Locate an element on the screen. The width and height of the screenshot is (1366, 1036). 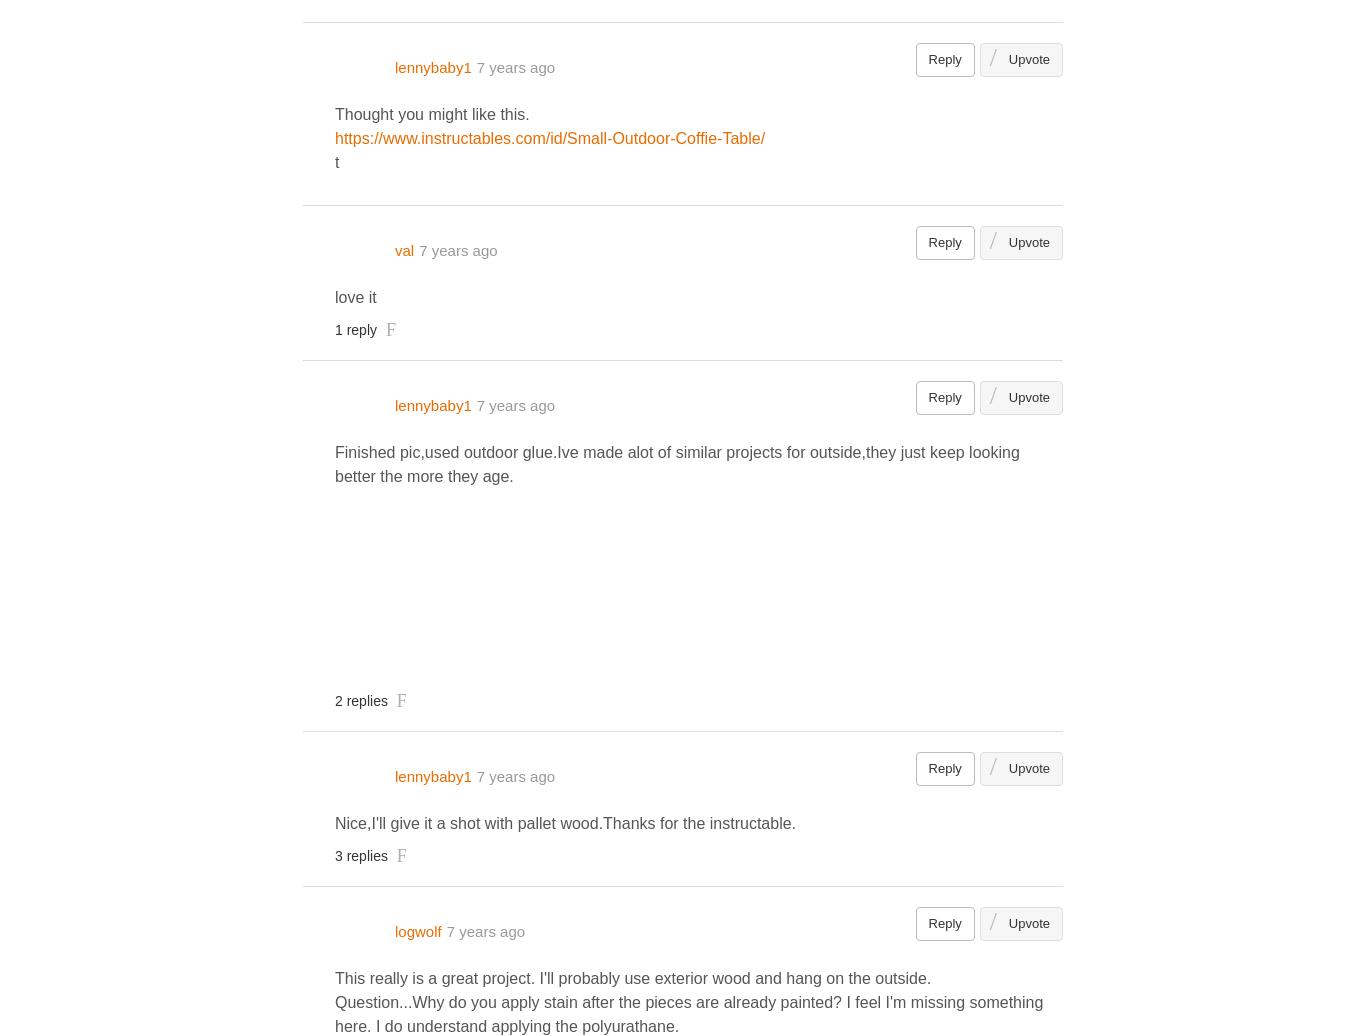
'val' is located at coordinates (403, 249).